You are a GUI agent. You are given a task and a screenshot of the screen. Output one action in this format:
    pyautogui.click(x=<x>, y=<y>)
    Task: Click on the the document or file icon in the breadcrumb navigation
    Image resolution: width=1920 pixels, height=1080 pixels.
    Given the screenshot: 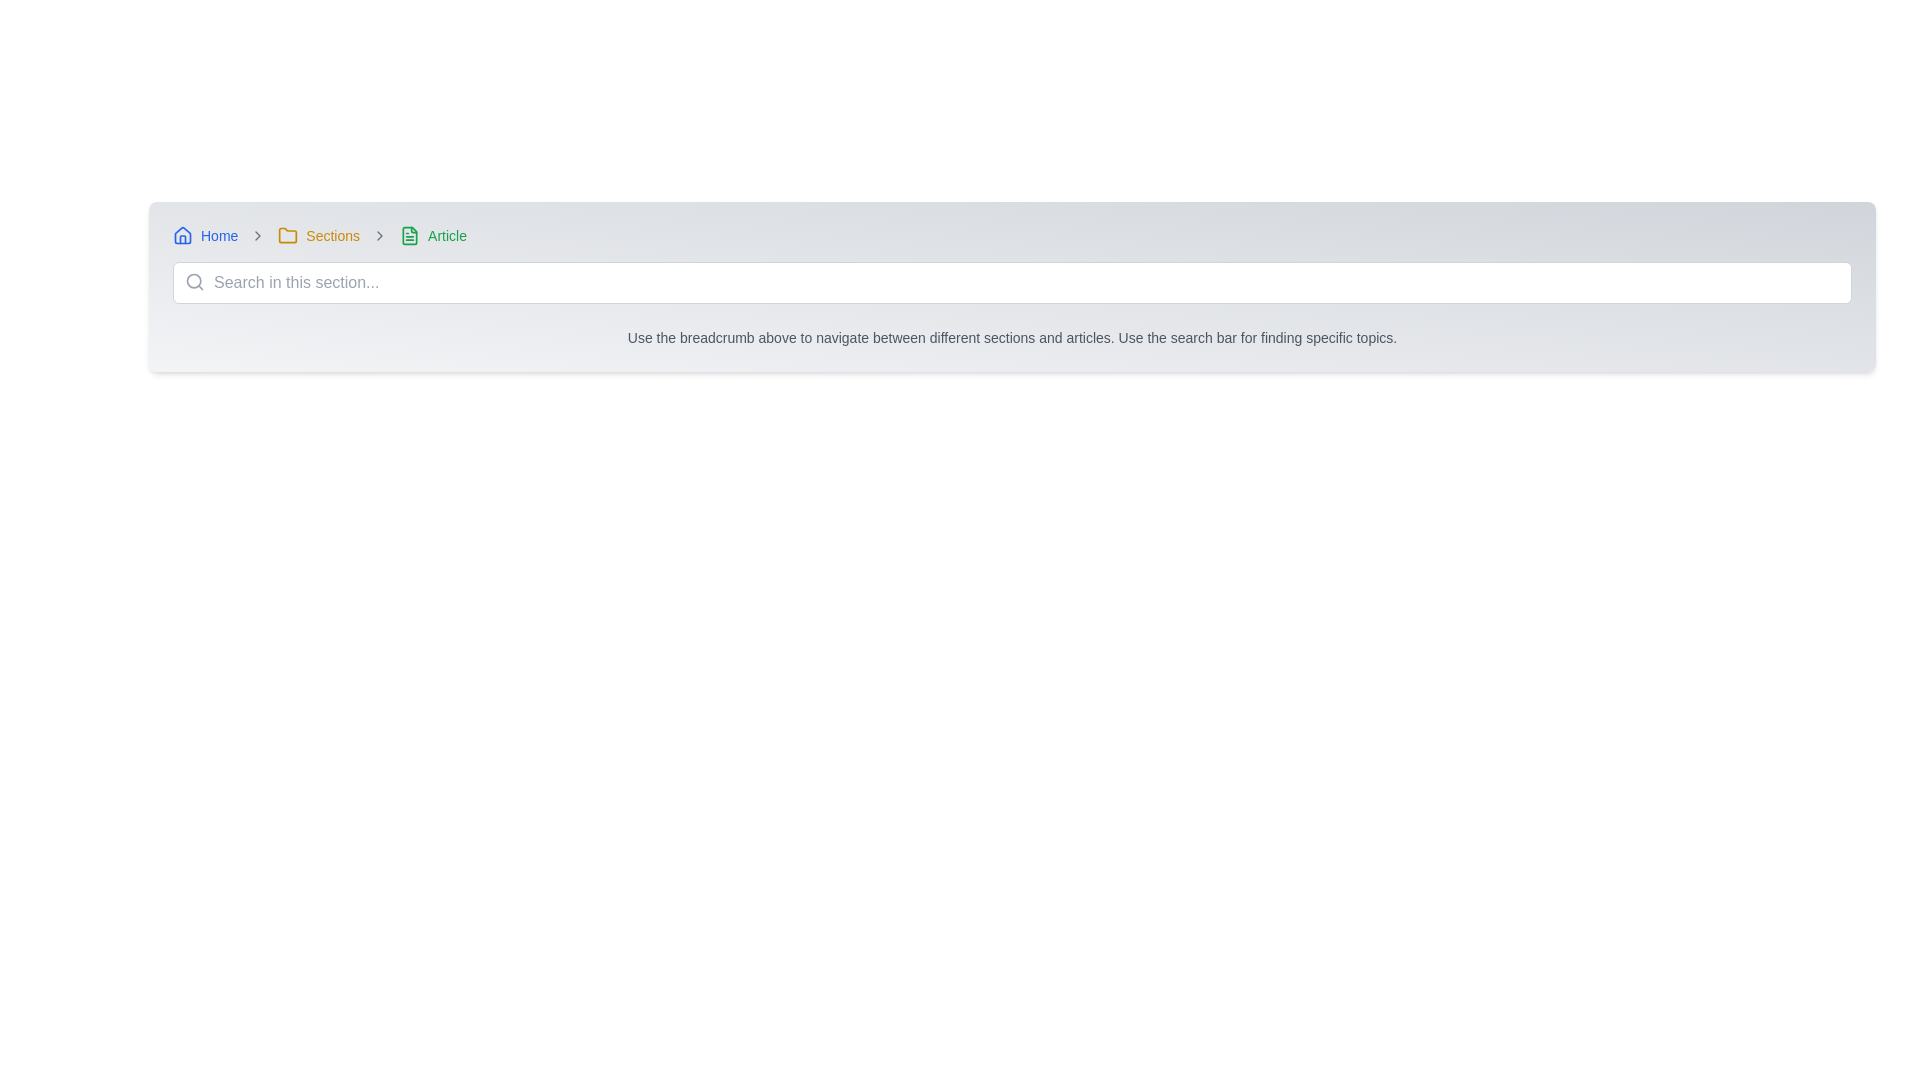 What is the action you would take?
    pyautogui.click(x=409, y=234)
    